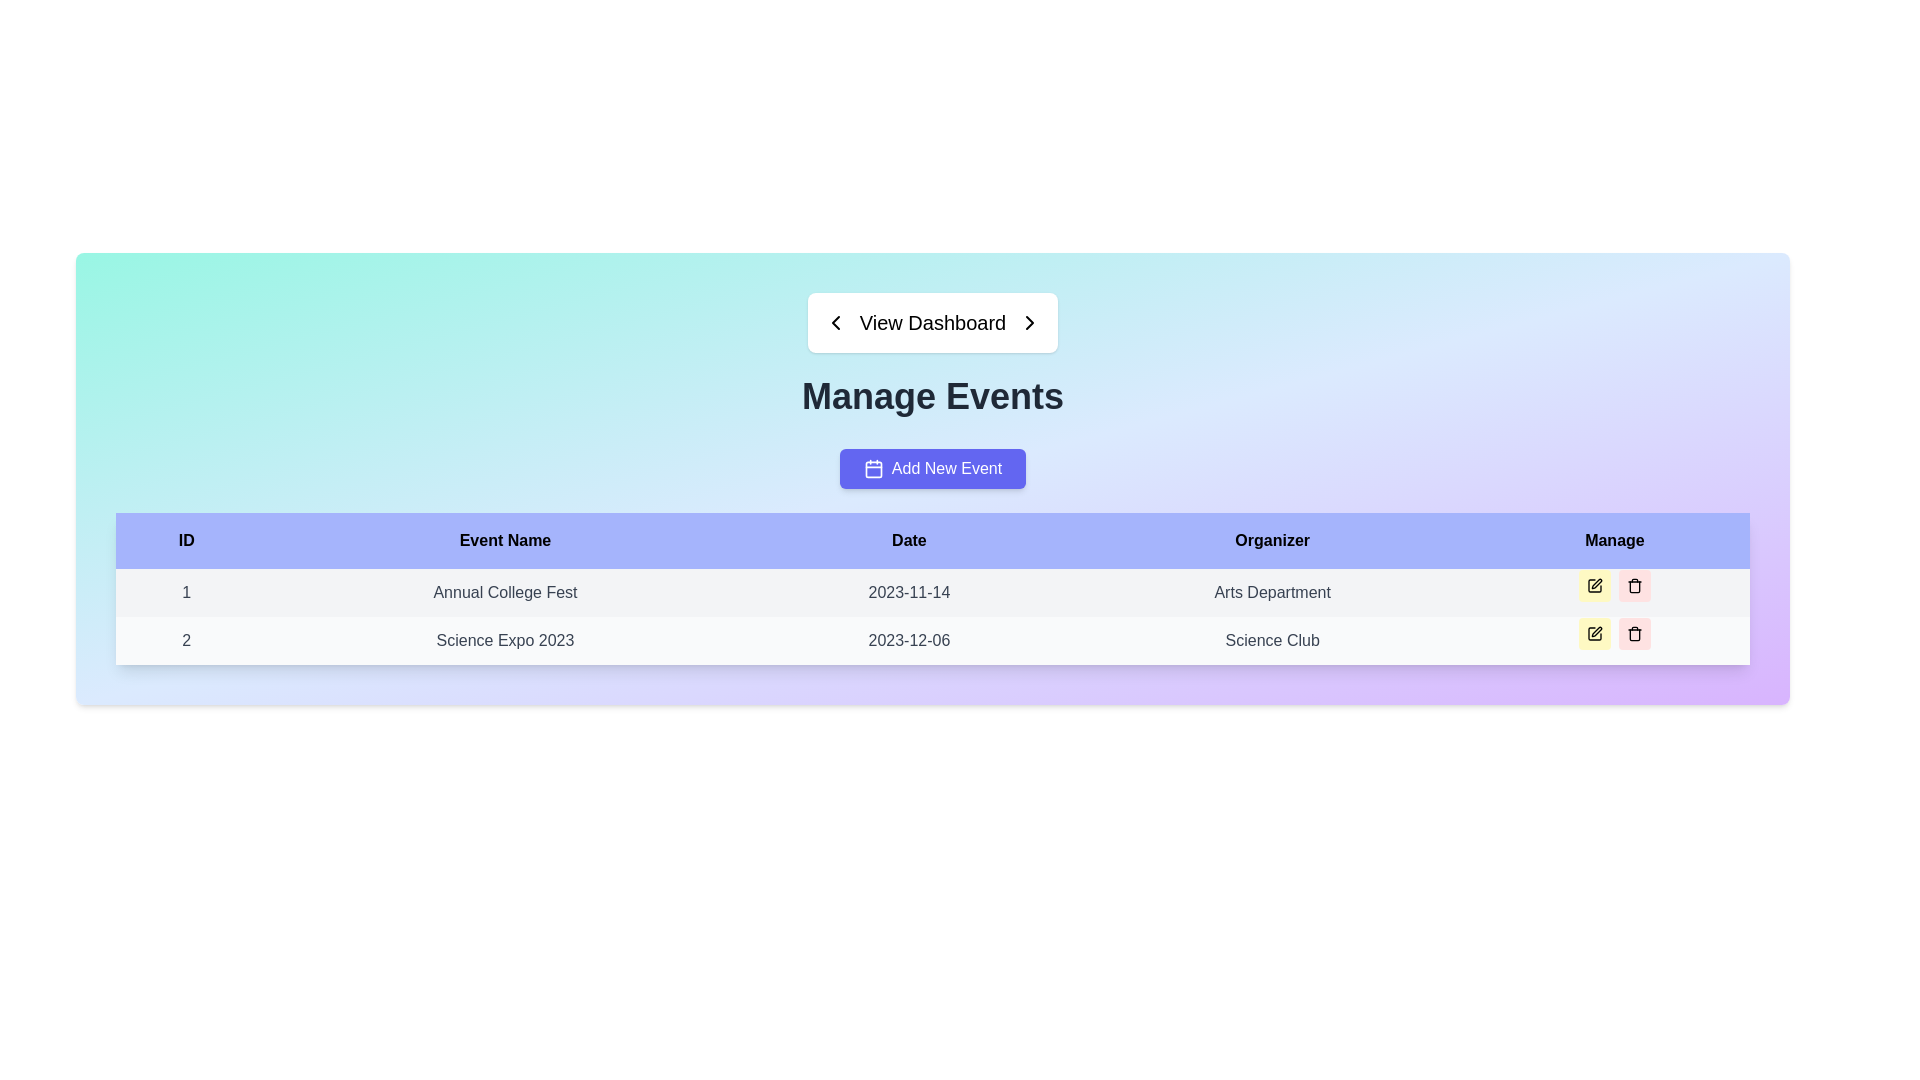 The image size is (1920, 1080). I want to click on the pen-shaped edit icon located in the 'Manage' column of the second row of the table, so click(1595, 632).